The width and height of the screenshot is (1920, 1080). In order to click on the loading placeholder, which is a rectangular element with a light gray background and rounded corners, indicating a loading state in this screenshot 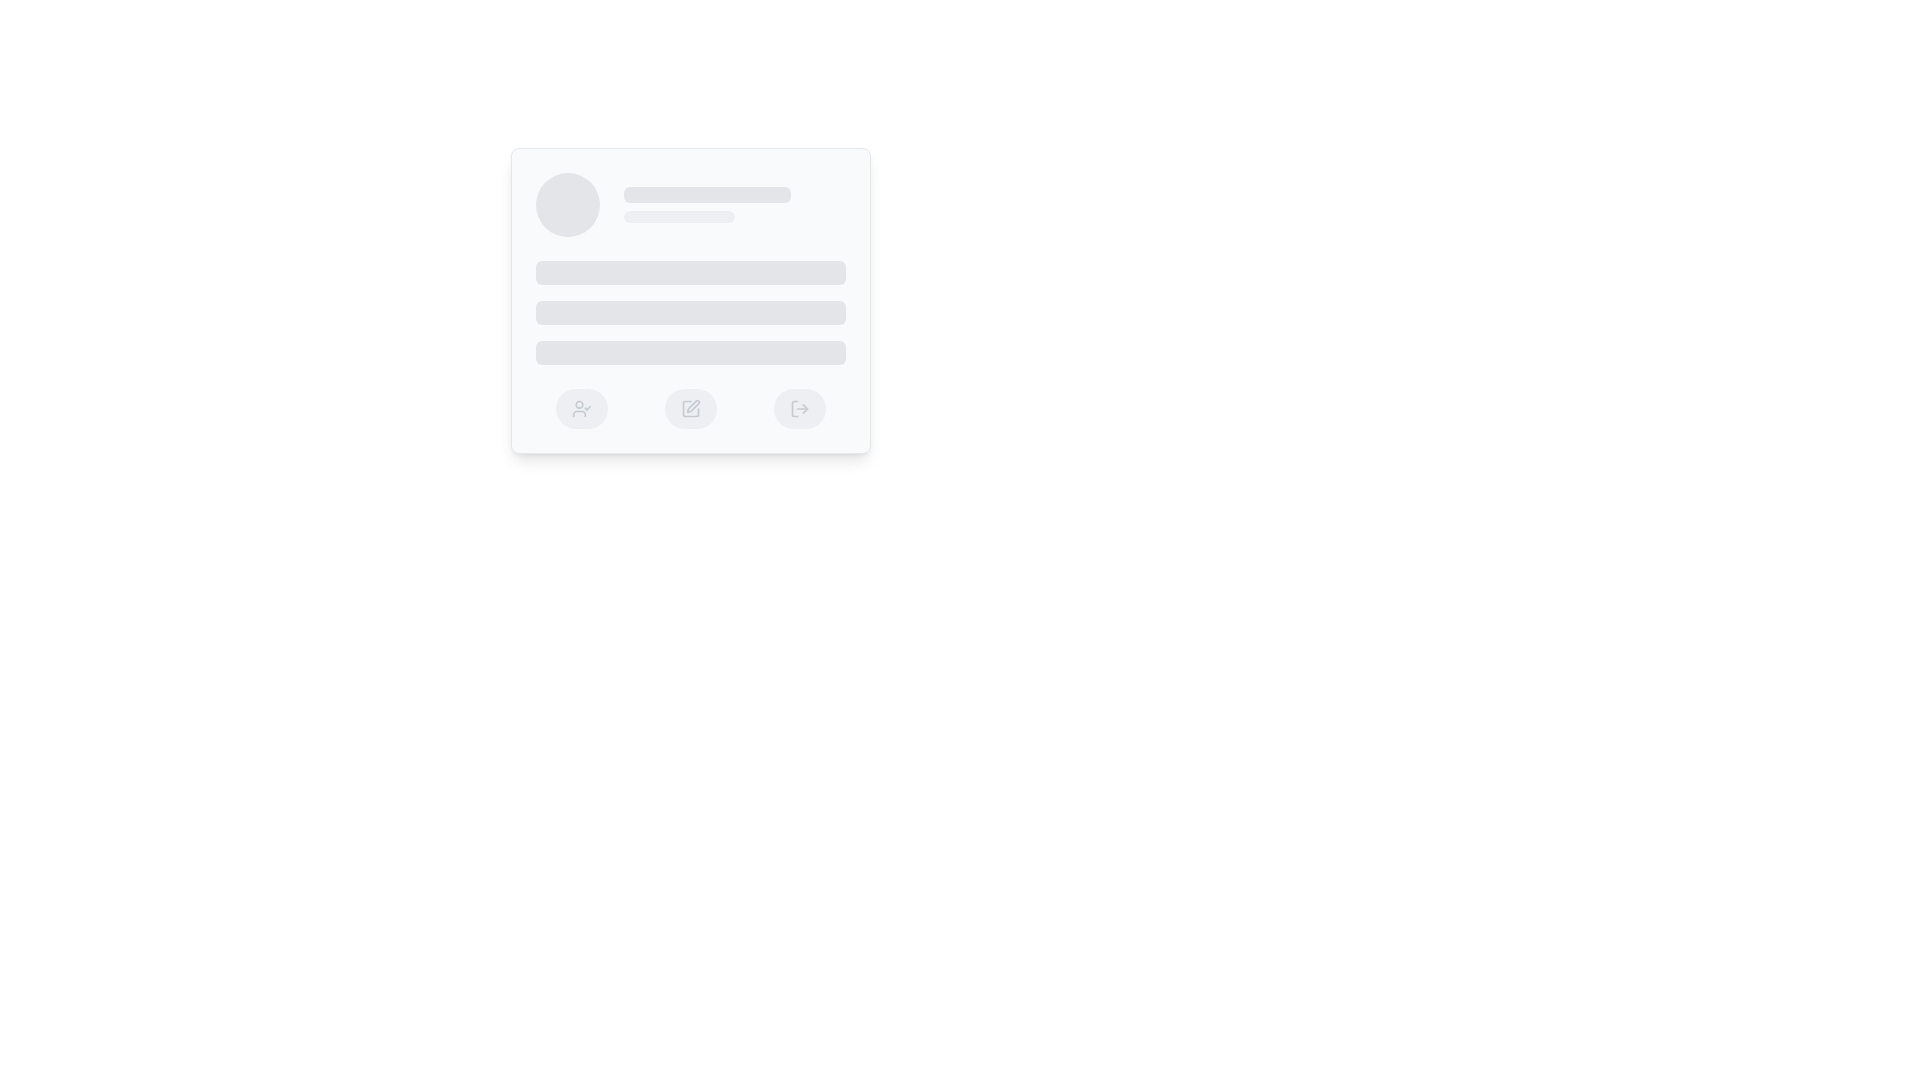, I will do `click(733, 204)`.